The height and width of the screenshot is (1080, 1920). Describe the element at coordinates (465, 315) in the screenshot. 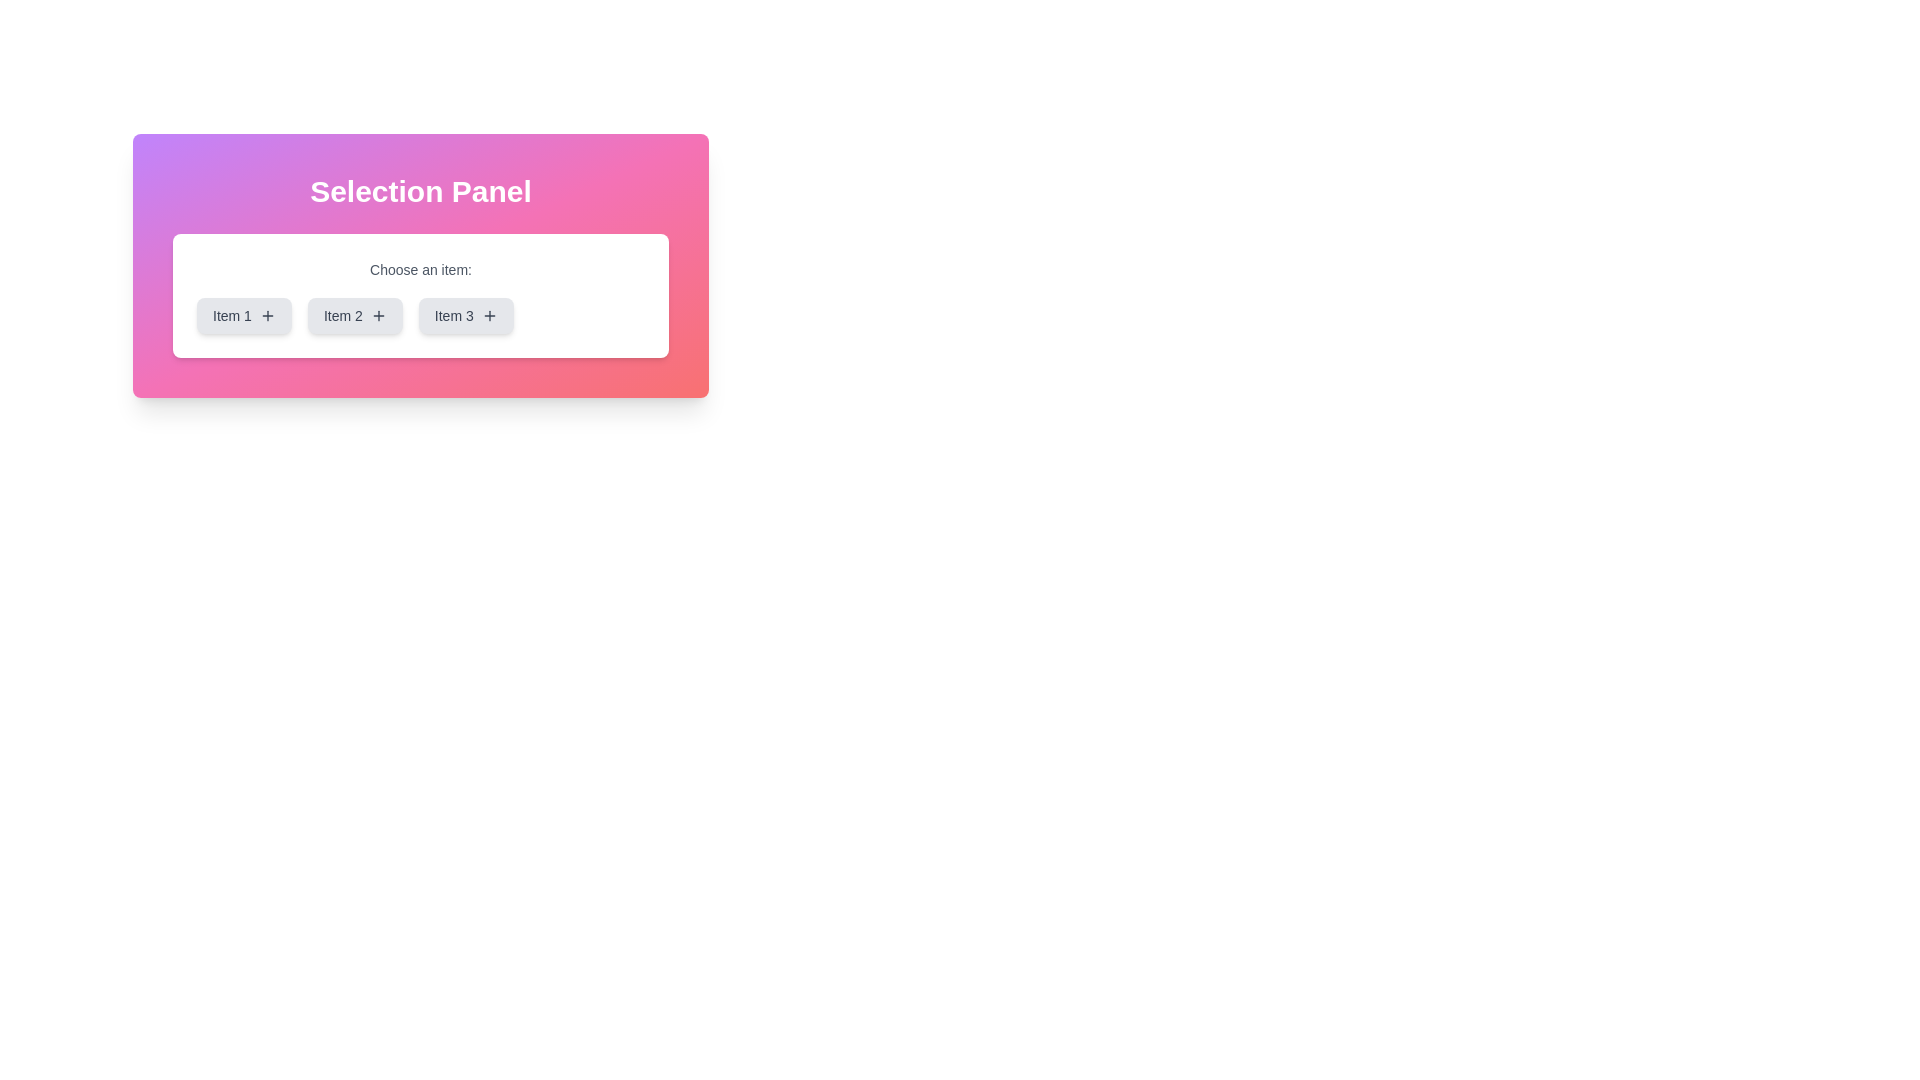

I see `the 'Item 3' button with a plus icon` at that location.